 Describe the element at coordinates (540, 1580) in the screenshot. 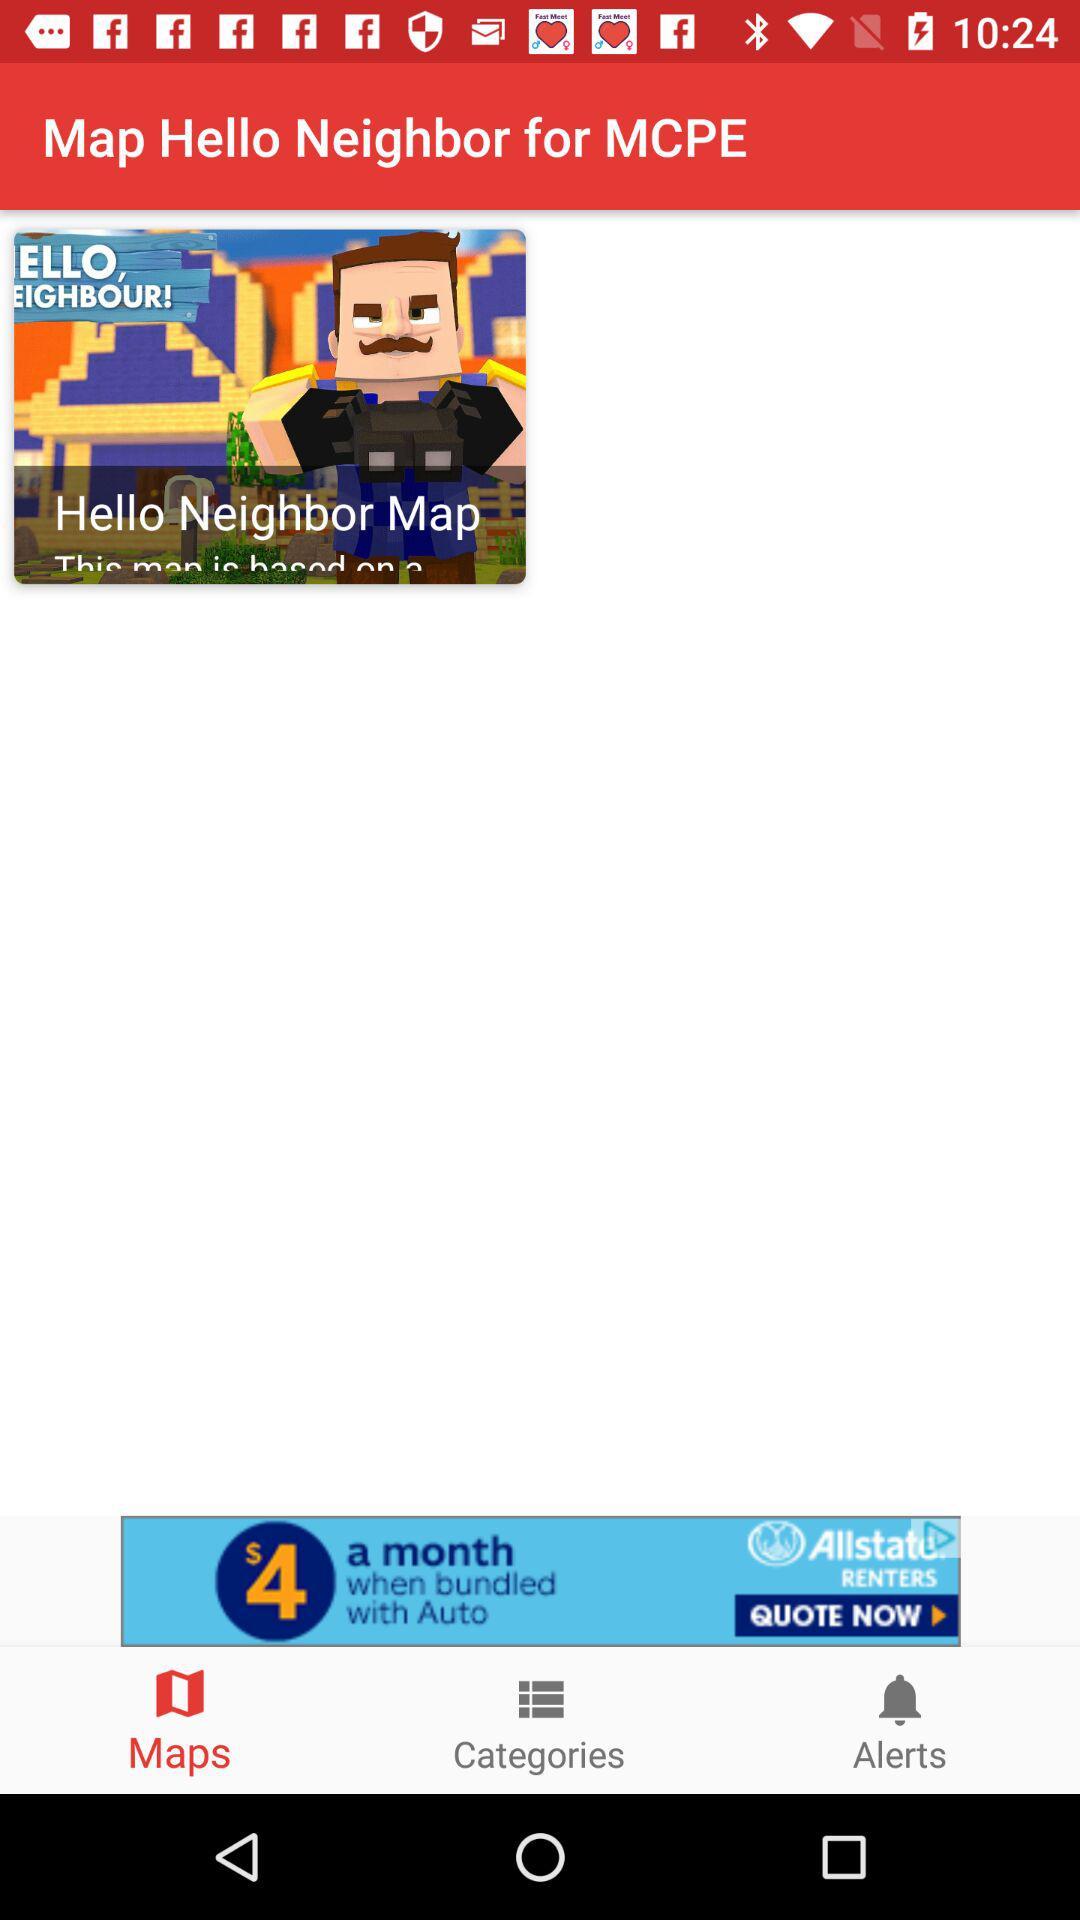

I see `view advertisements options` at that location.